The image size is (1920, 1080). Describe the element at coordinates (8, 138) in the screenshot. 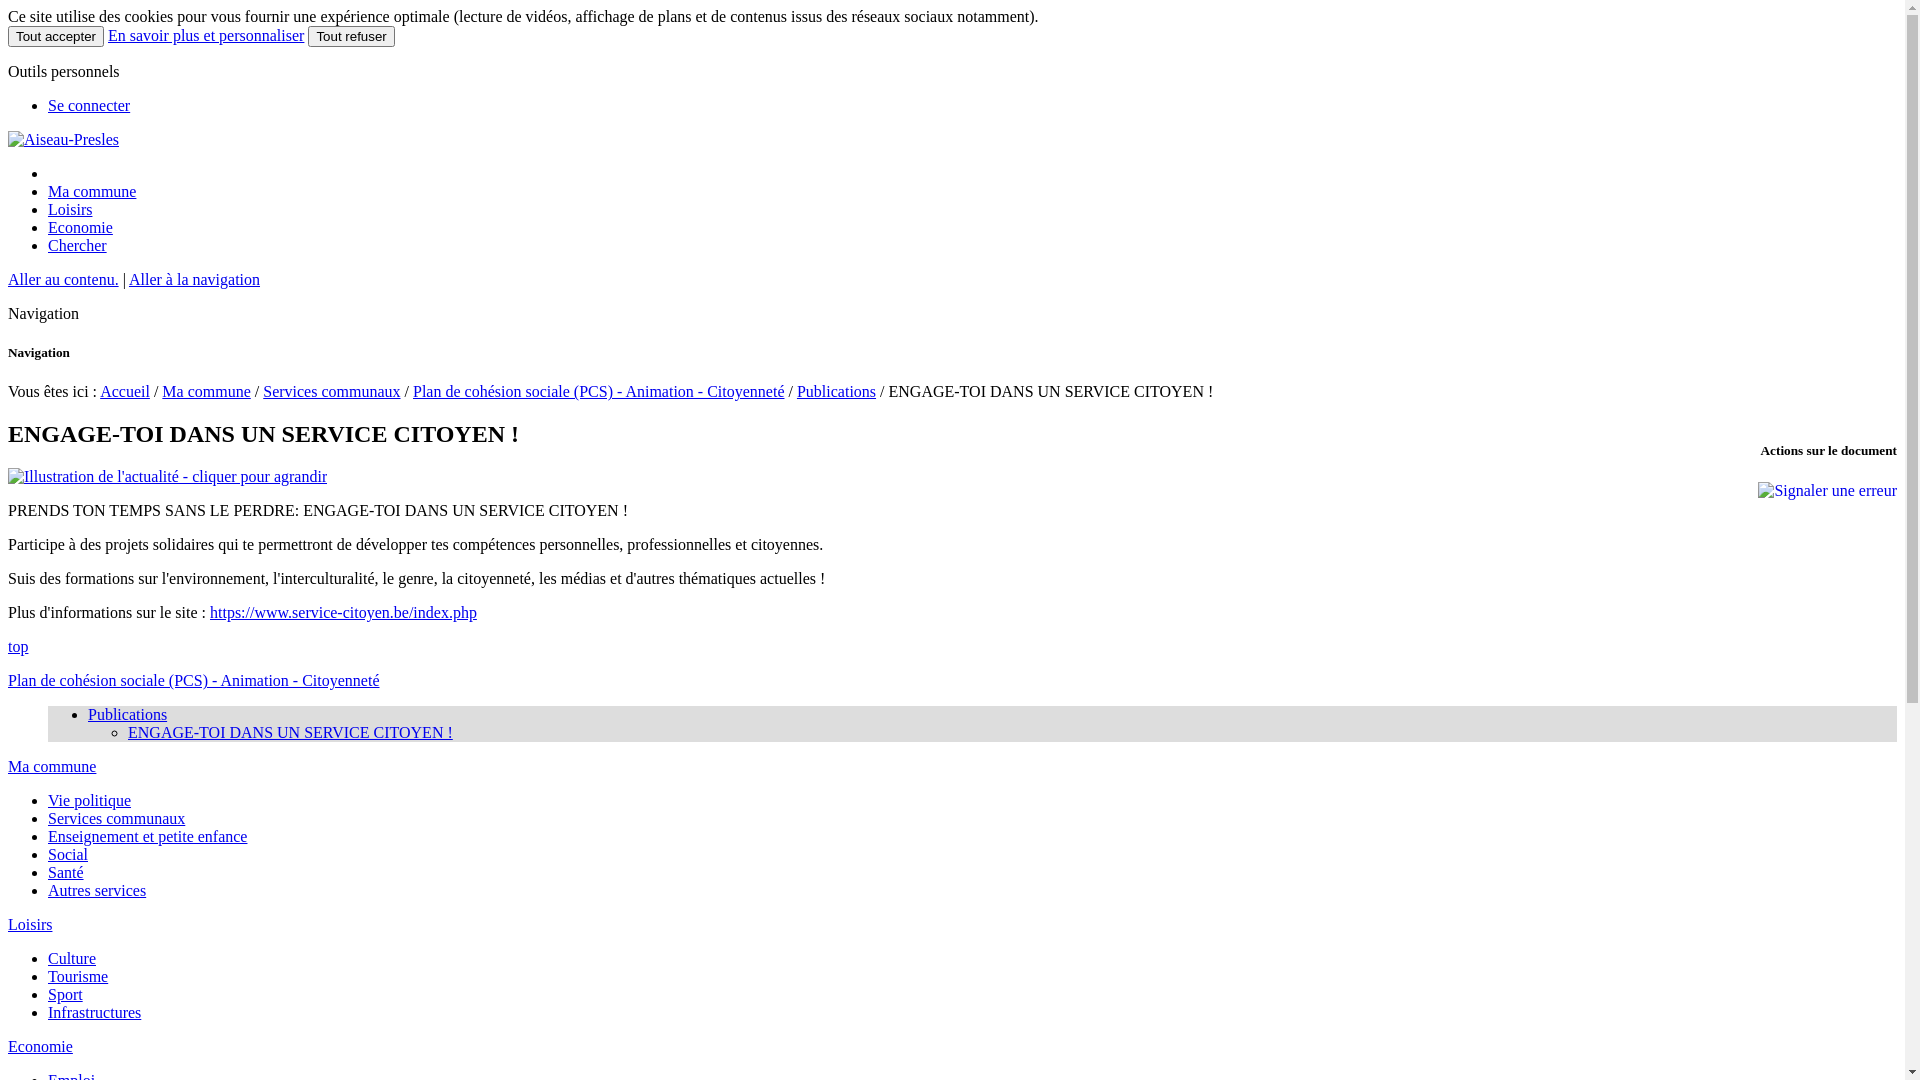

I see `'Aiseau-Presles'` at that location.